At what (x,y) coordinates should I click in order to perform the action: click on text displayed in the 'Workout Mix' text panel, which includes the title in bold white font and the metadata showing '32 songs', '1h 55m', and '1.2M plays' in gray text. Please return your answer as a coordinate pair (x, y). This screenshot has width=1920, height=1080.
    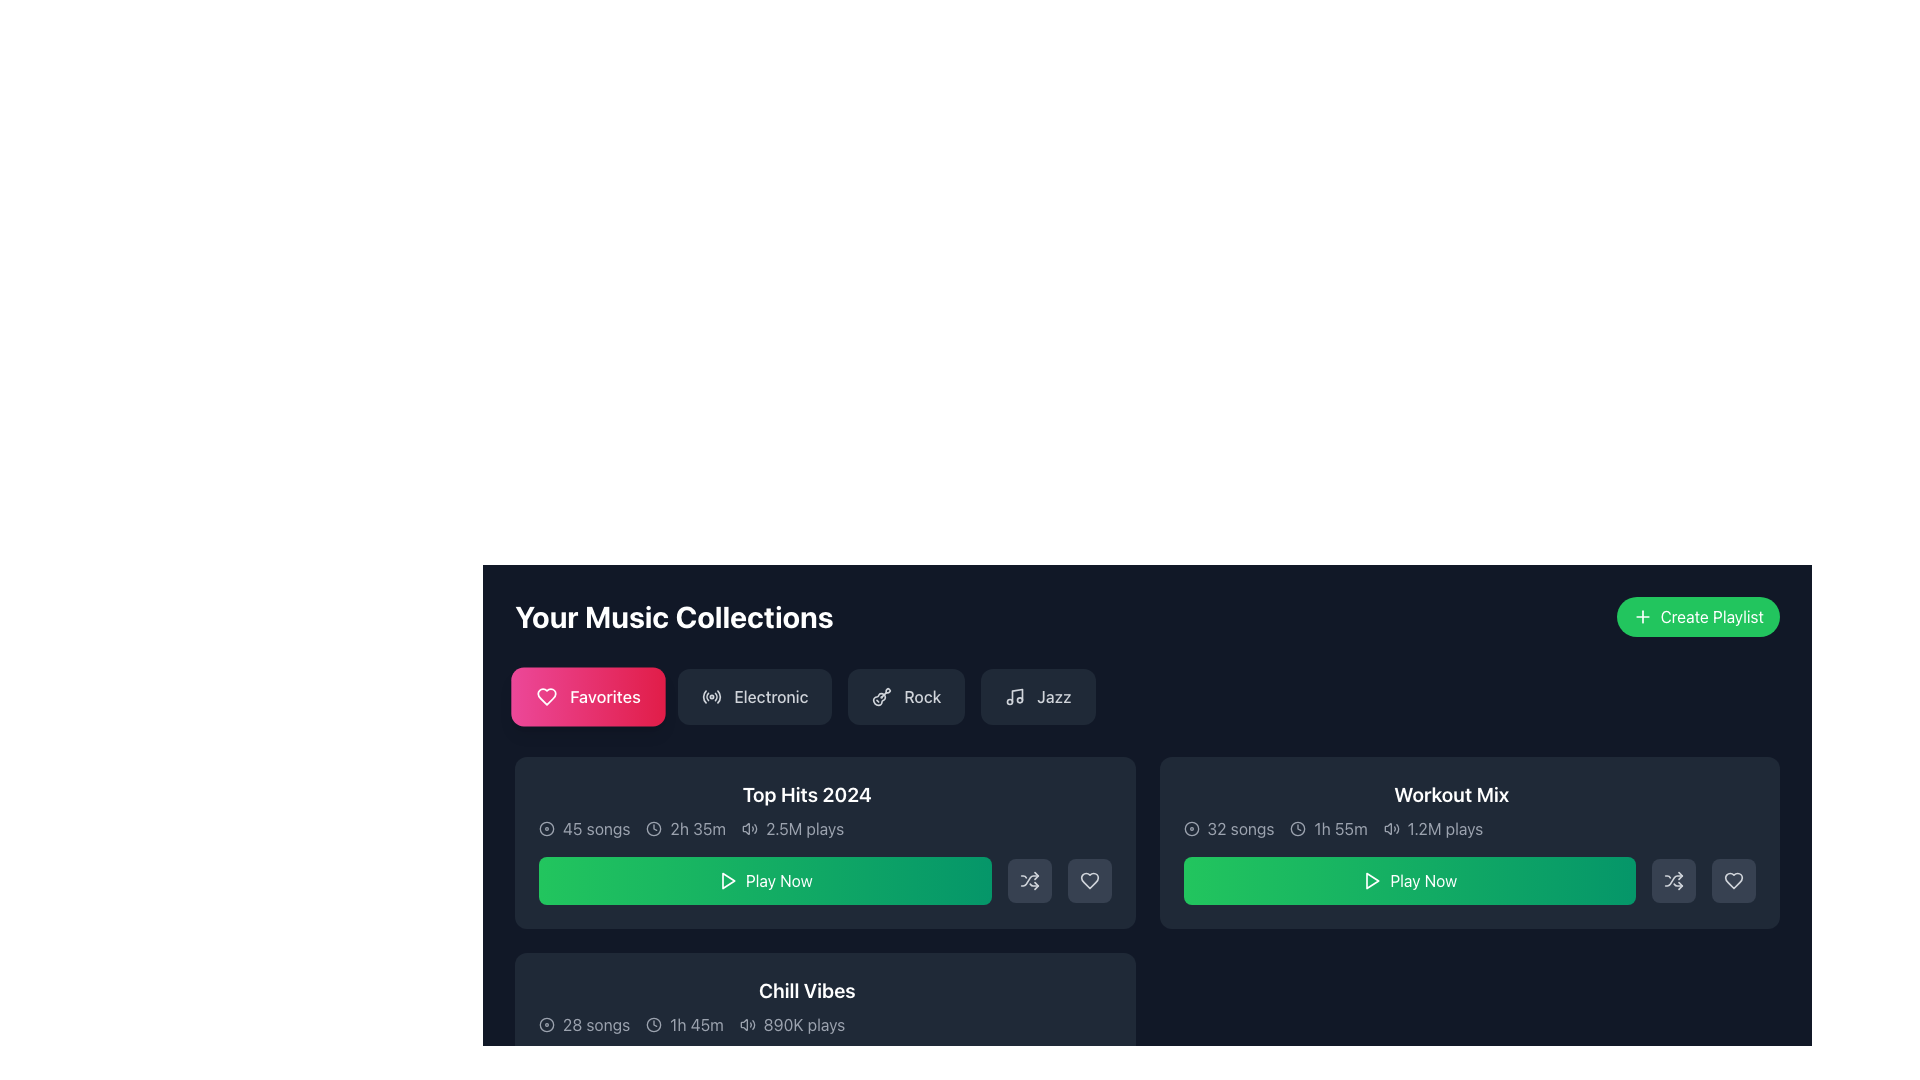
    Looking at the image, I should click on (1451, 810).